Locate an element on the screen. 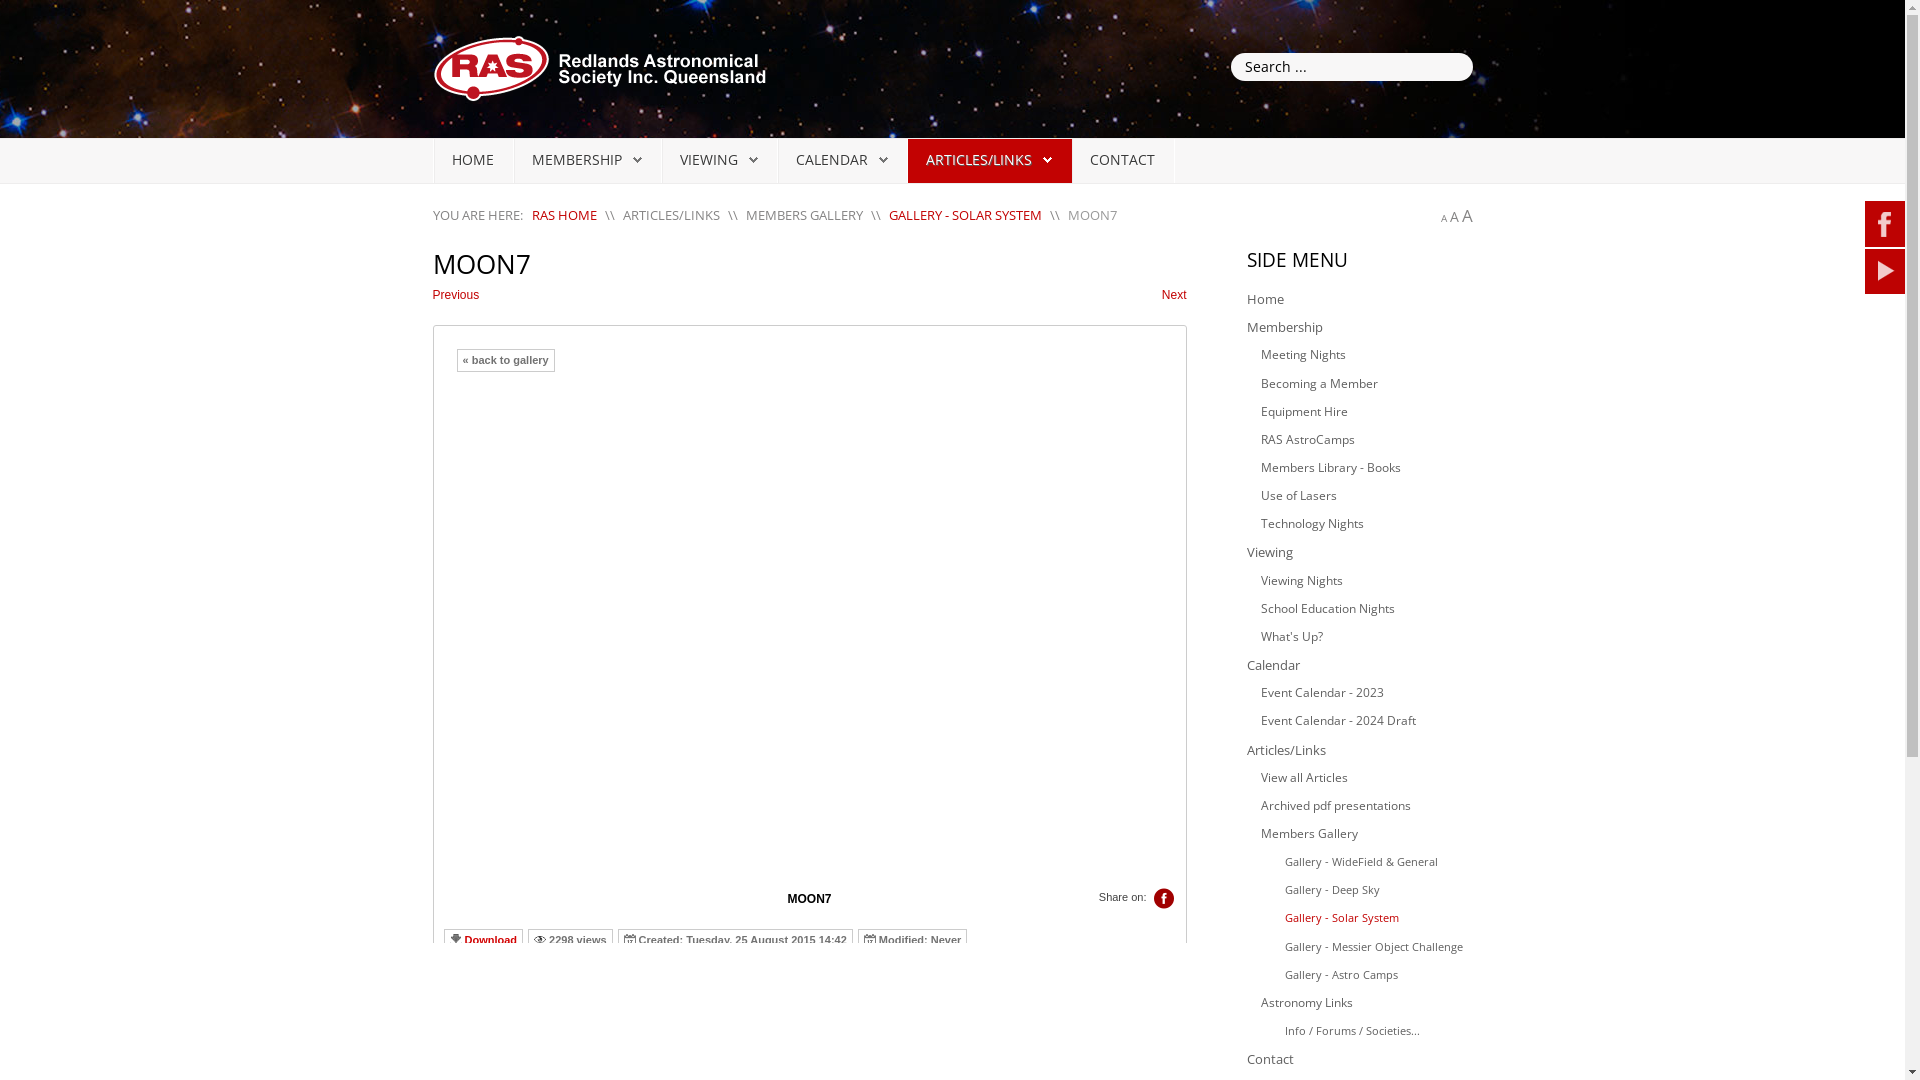 The height and width of the screenshot is (1080, 1920). 'A' is located at coordinates (1467, 215).